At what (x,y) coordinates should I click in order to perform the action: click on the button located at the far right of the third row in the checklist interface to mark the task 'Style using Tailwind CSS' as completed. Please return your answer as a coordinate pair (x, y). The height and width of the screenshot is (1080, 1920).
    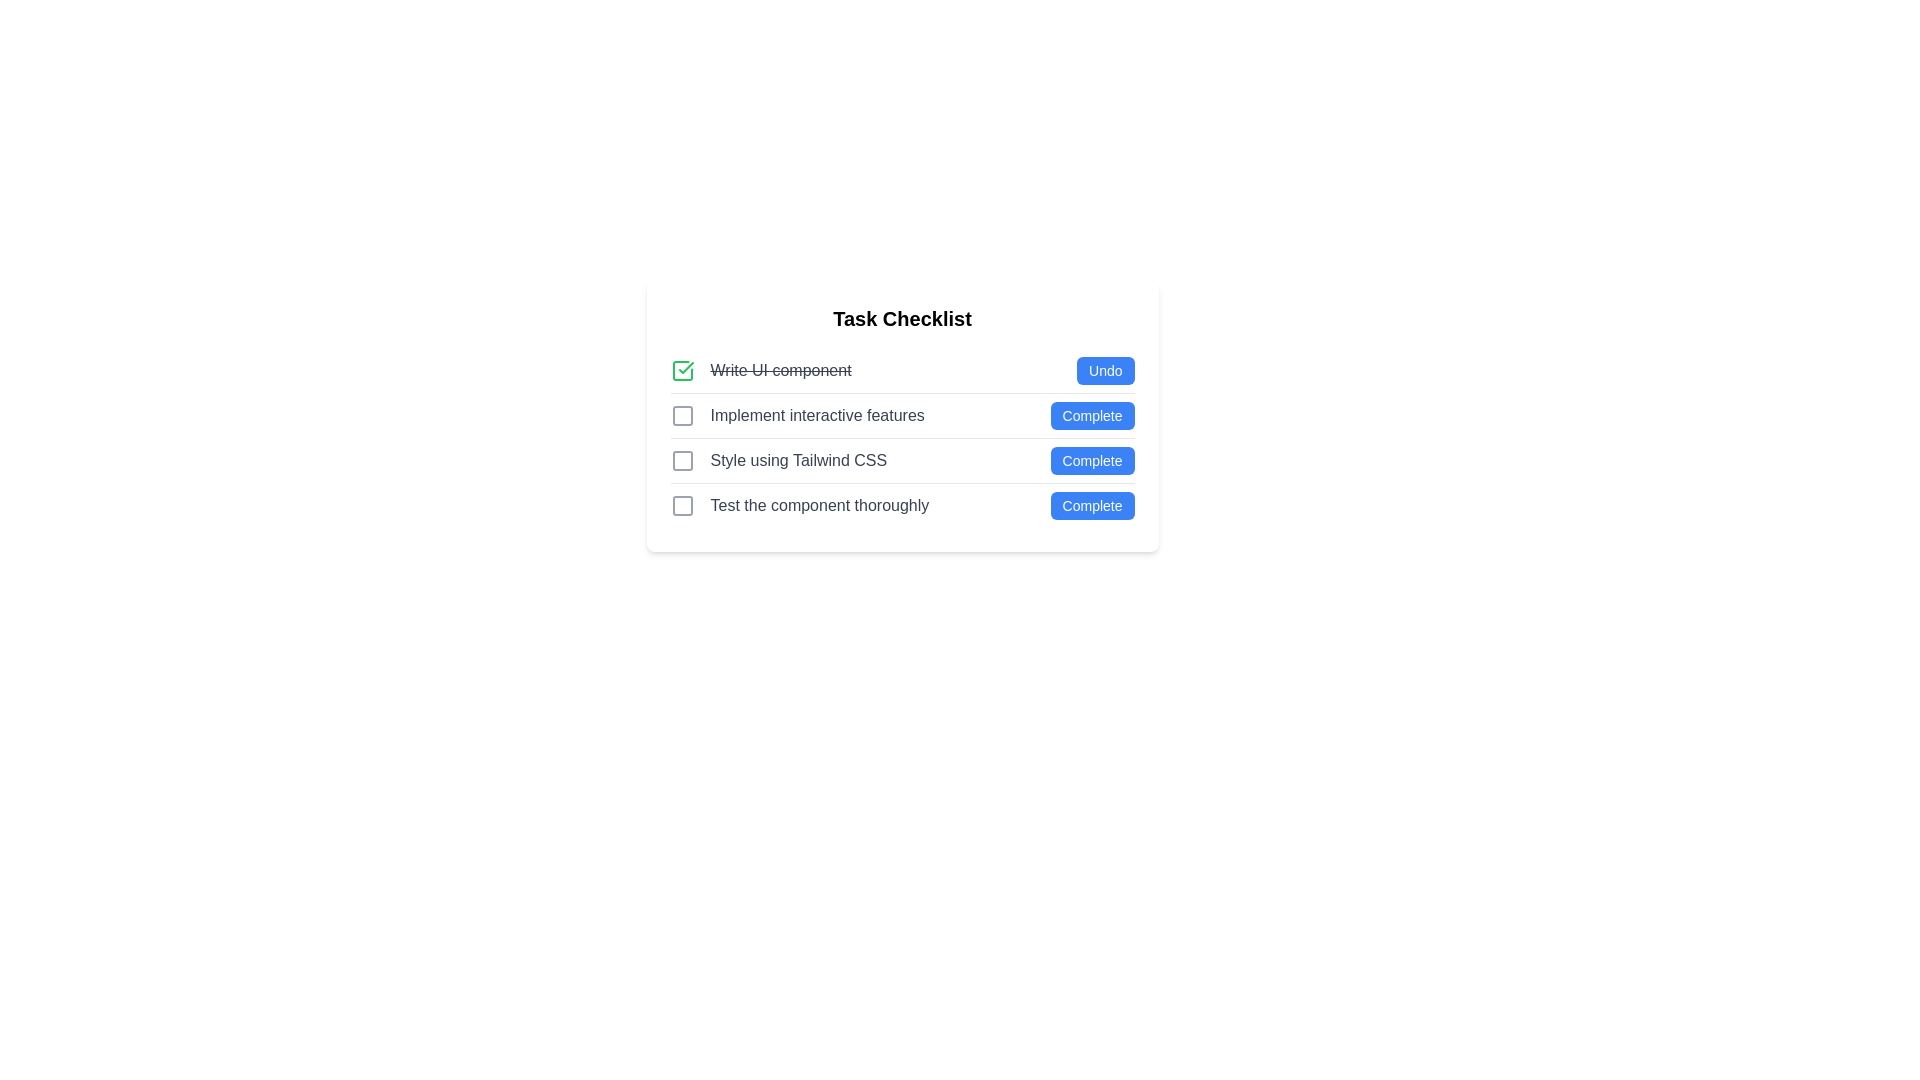
    Looking at the image, I should click on (1091, 461).